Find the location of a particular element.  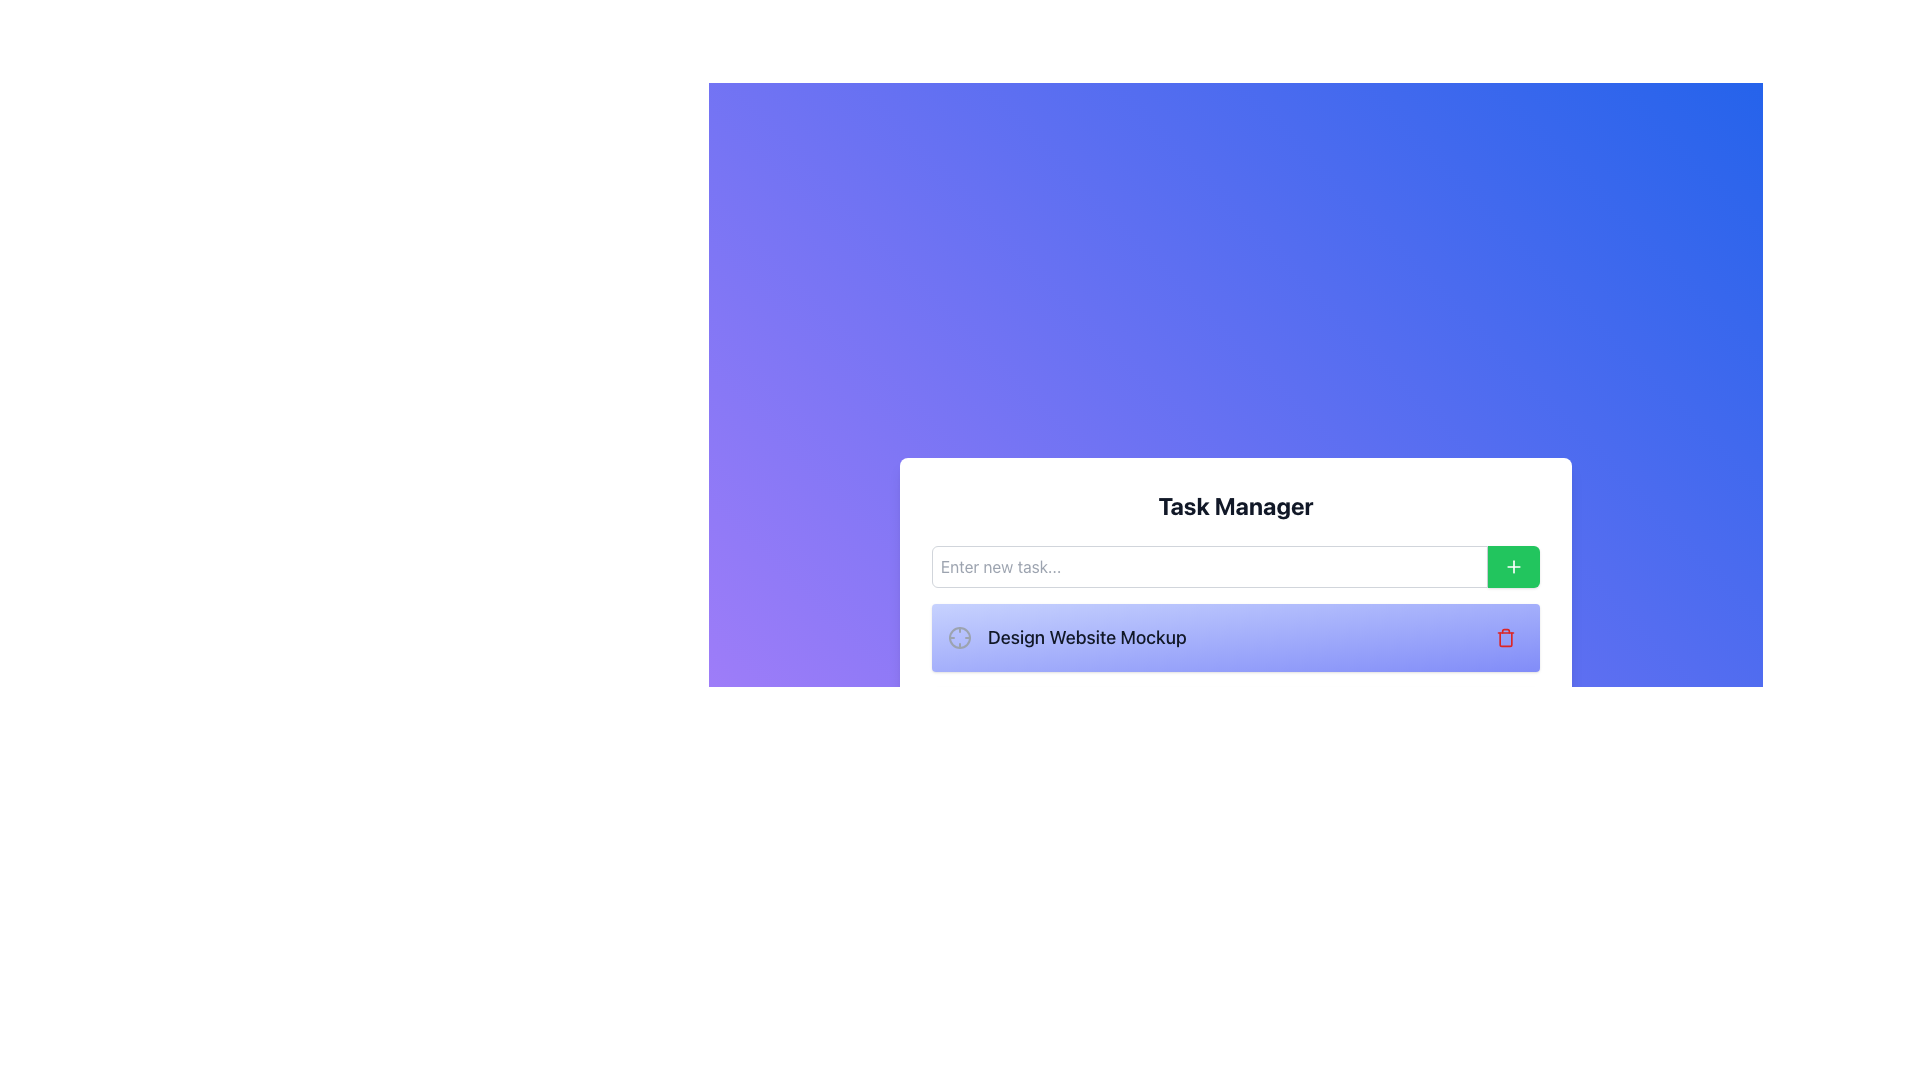

the Text Label that describes the task in the task management application is located at coordinates (1086, 637).